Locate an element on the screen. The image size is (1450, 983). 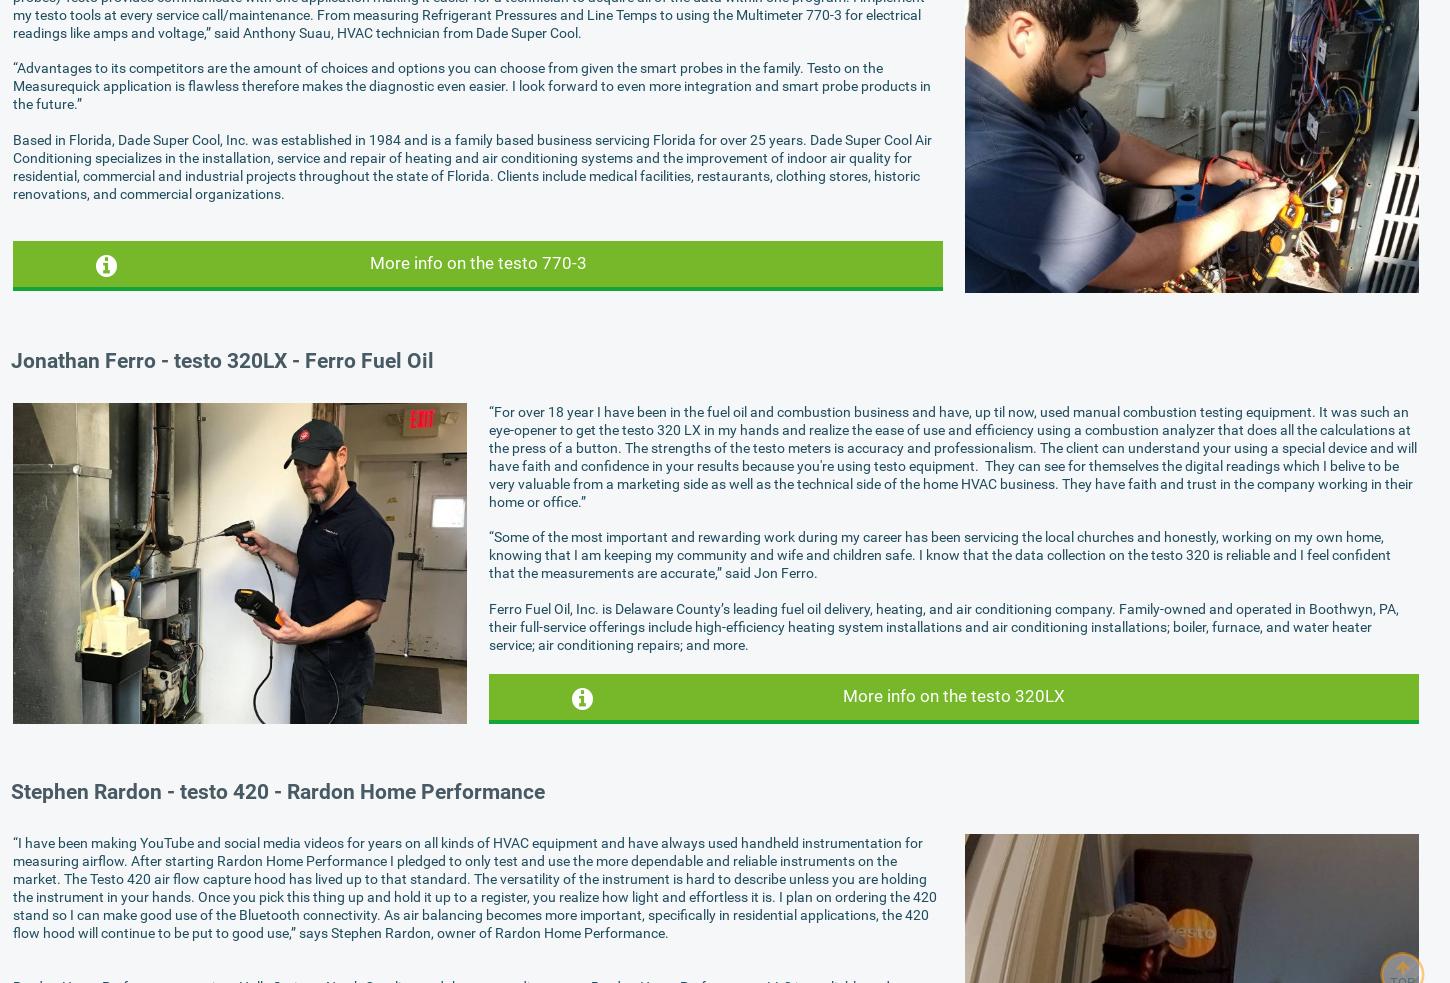
'More info on the testo 770-3' is located at coordinates (476, 261).